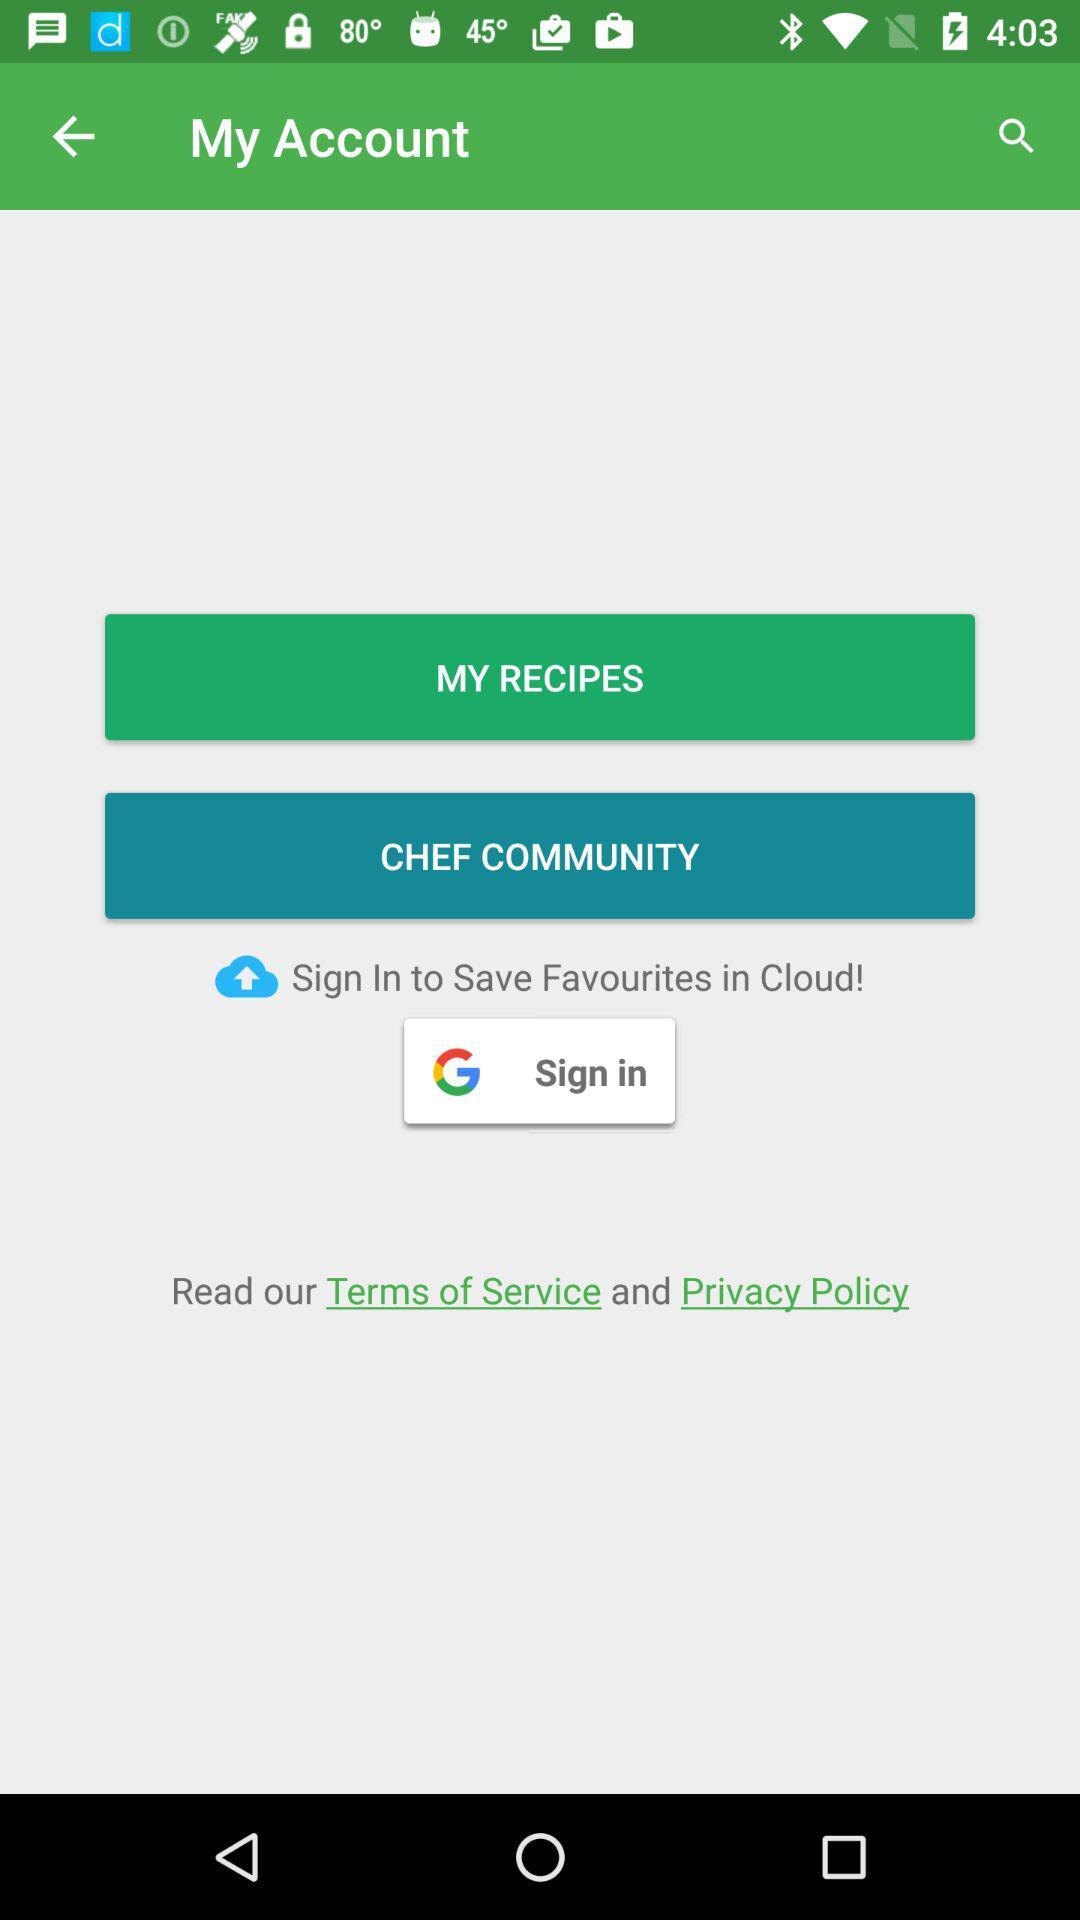  Describe the element at coordinates (540, 1069) in the screenshot. I see `the sign in button on the web page` at that location.